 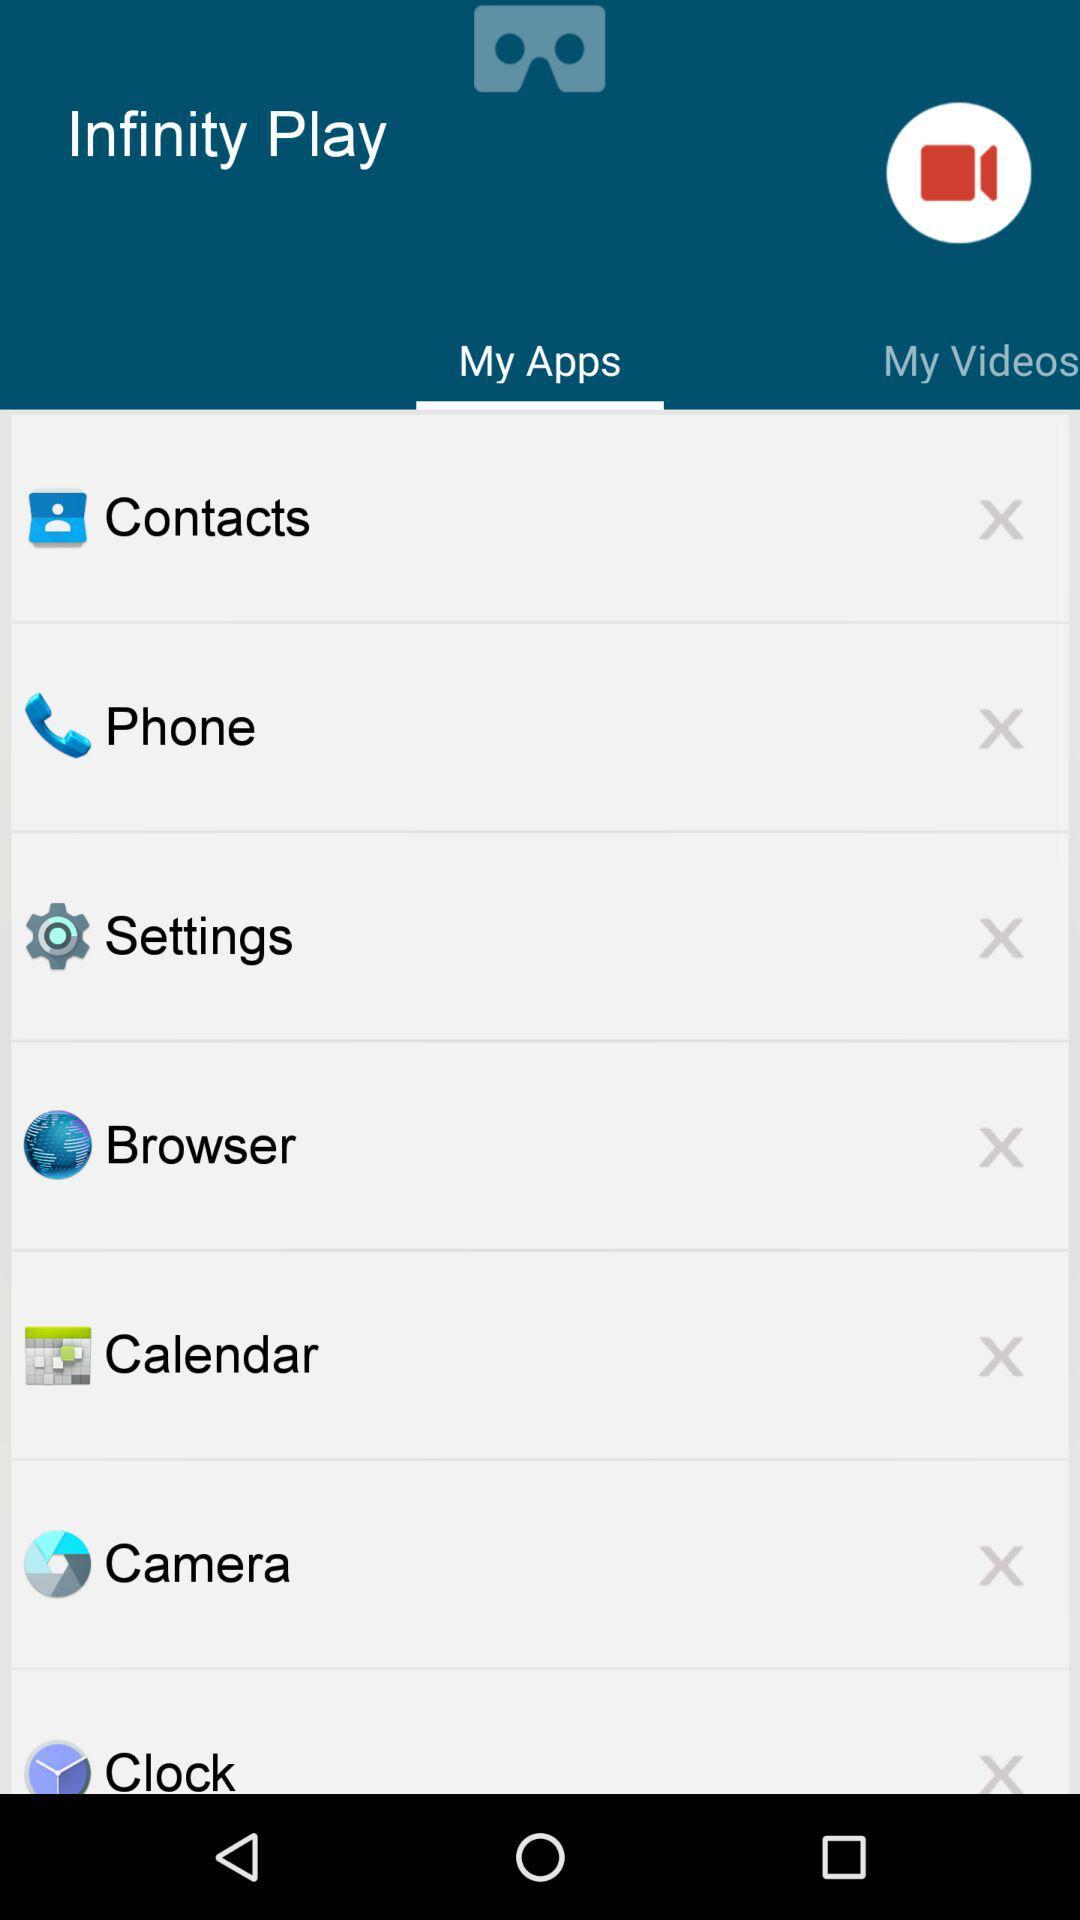 I want to click on a web brower, so click(x=56, y=1145).